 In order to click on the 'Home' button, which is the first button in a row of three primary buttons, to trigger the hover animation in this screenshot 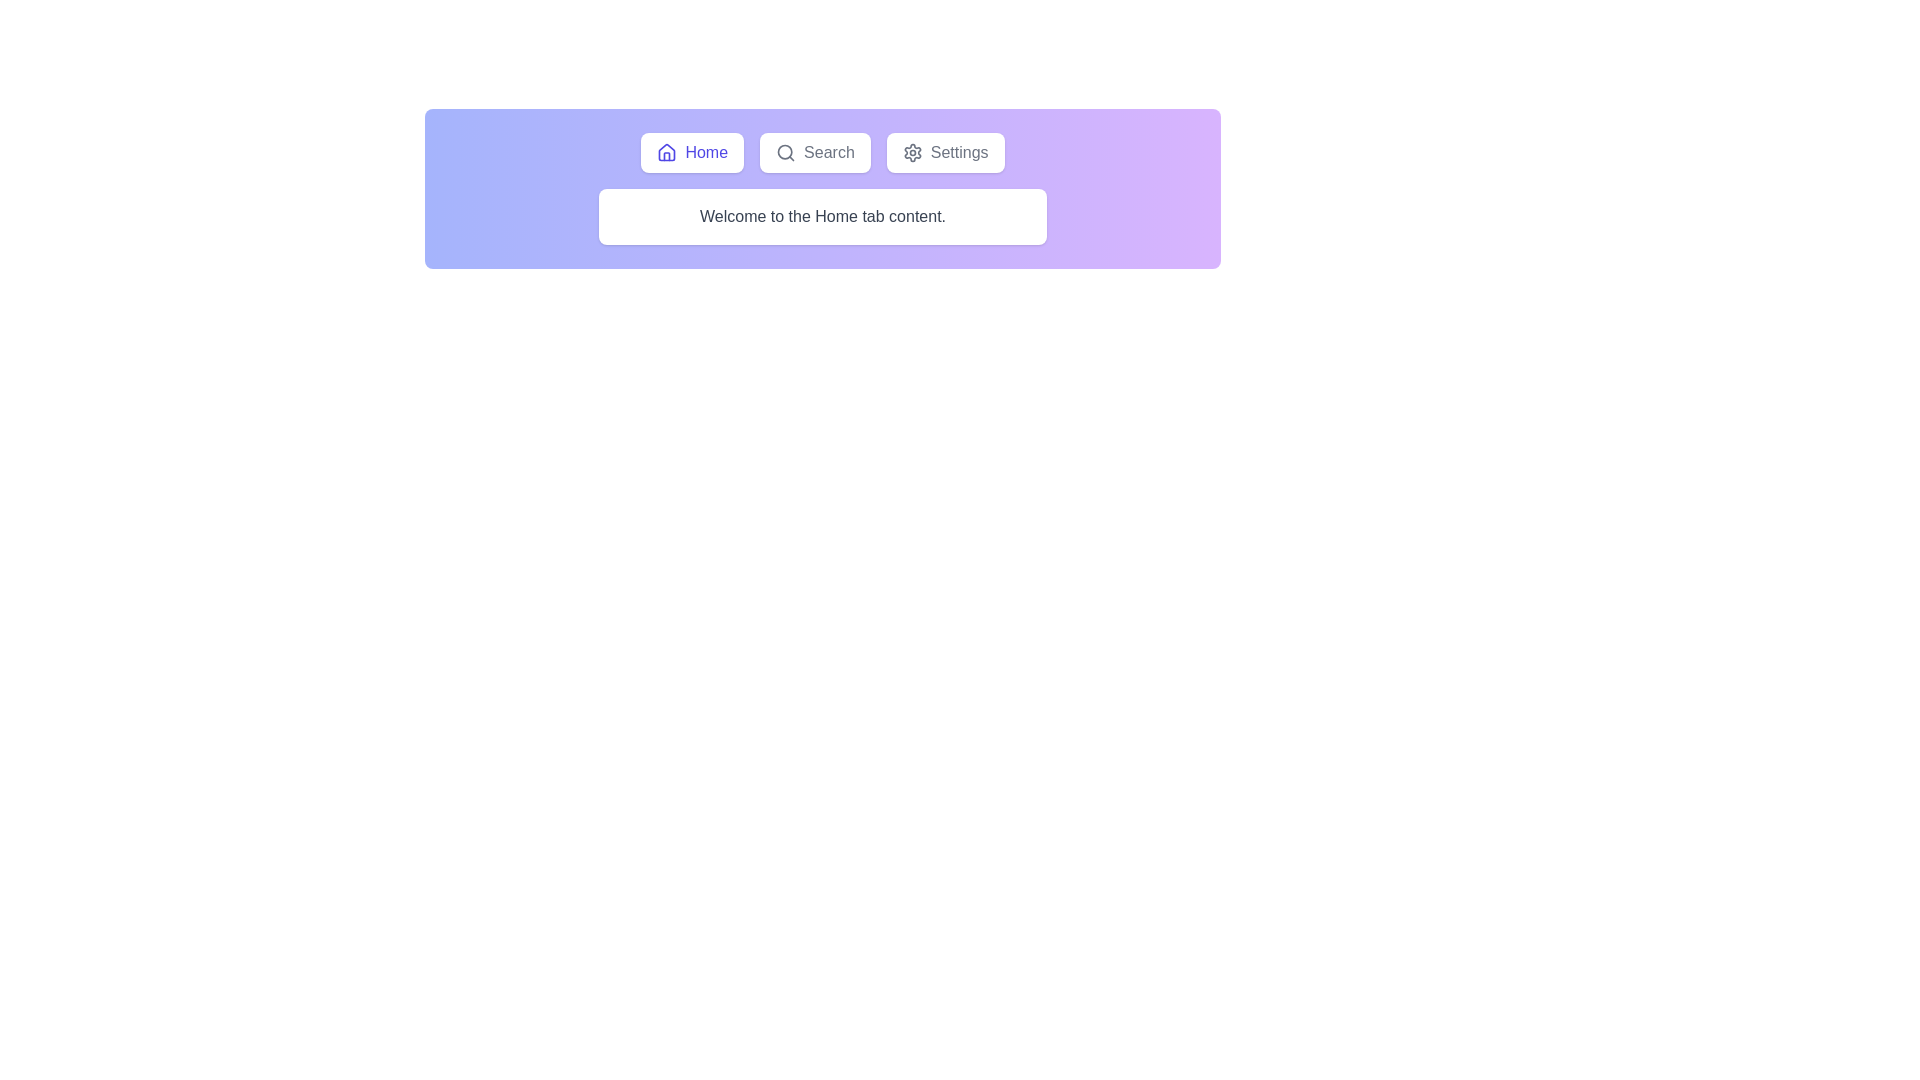, I will do `click(692, 152)`.